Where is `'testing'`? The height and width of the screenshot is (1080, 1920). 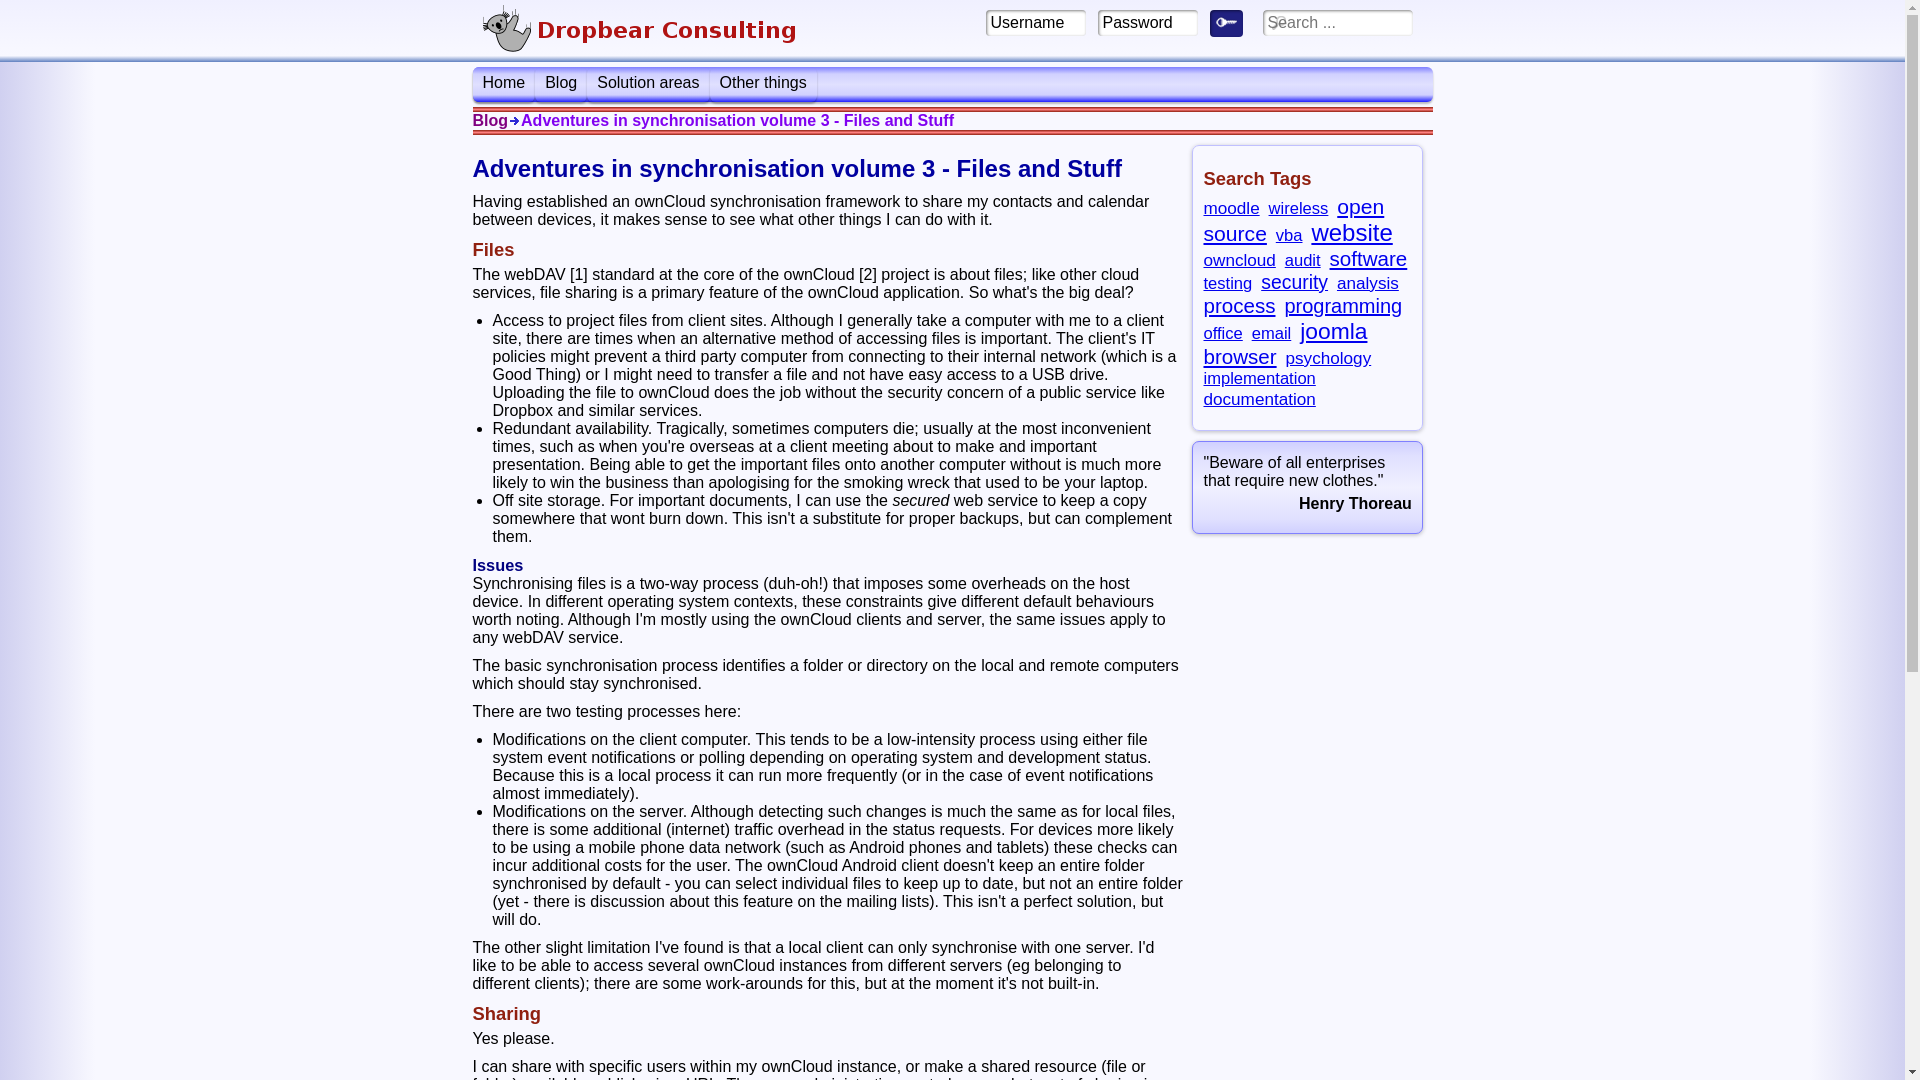 'testing' is located at coordinates (1202, 283).